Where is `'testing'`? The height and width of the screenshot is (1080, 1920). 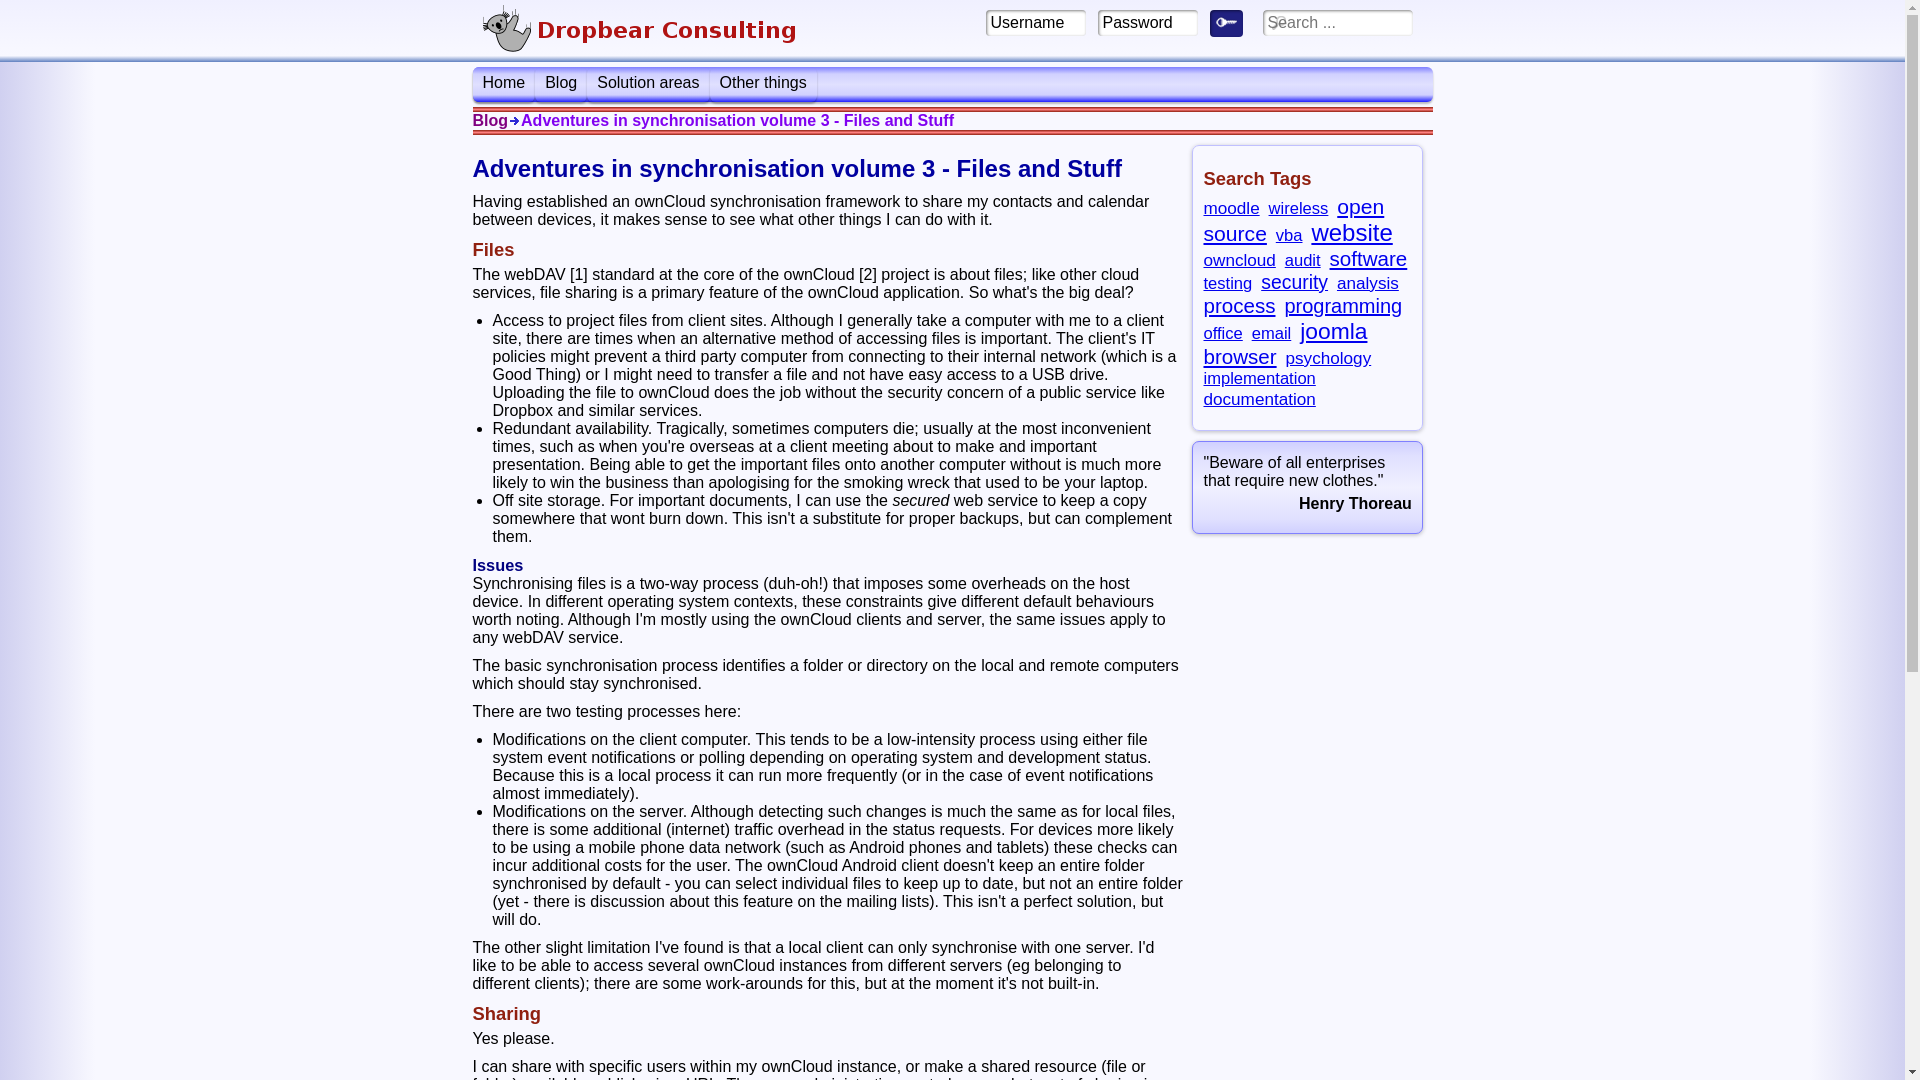 'testing' is located at coordinates (1202, 283).